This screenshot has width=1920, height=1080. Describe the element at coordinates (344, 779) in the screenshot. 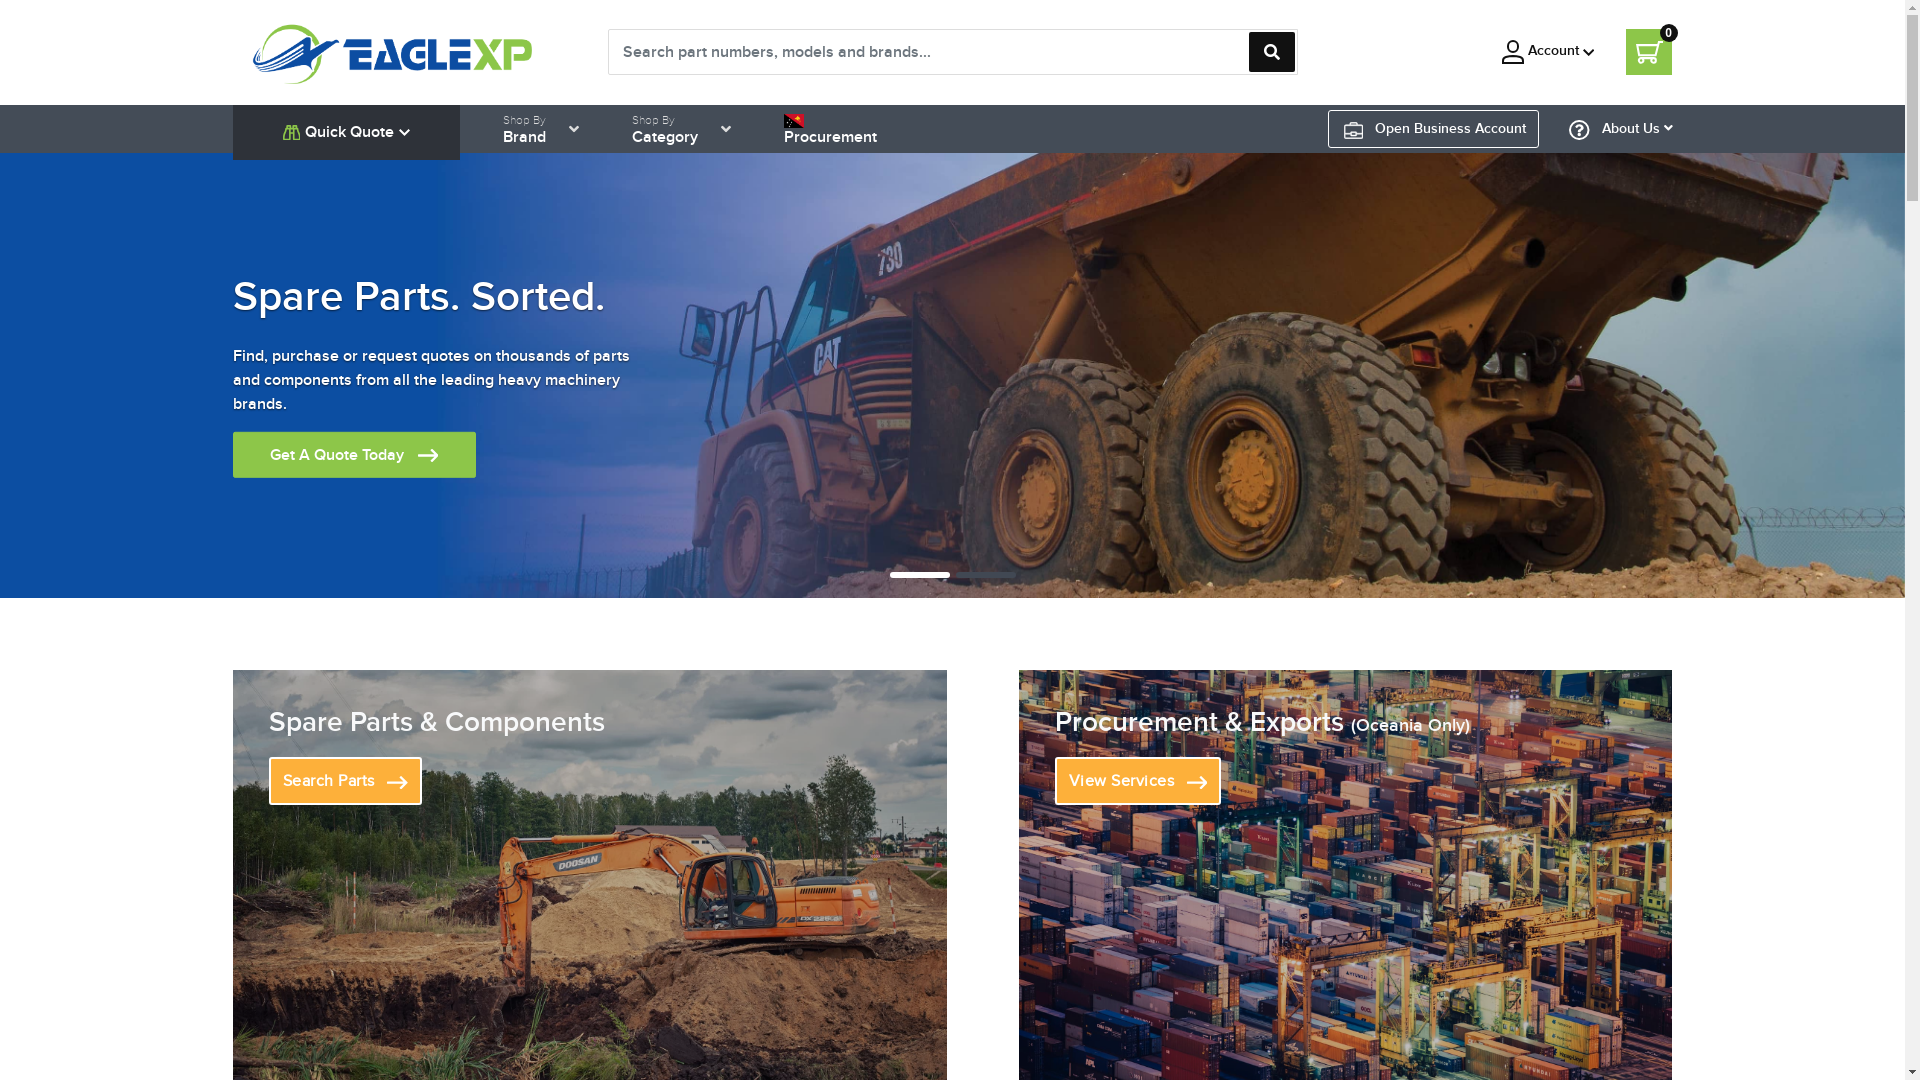

I see `'Search Parts'` at that location.